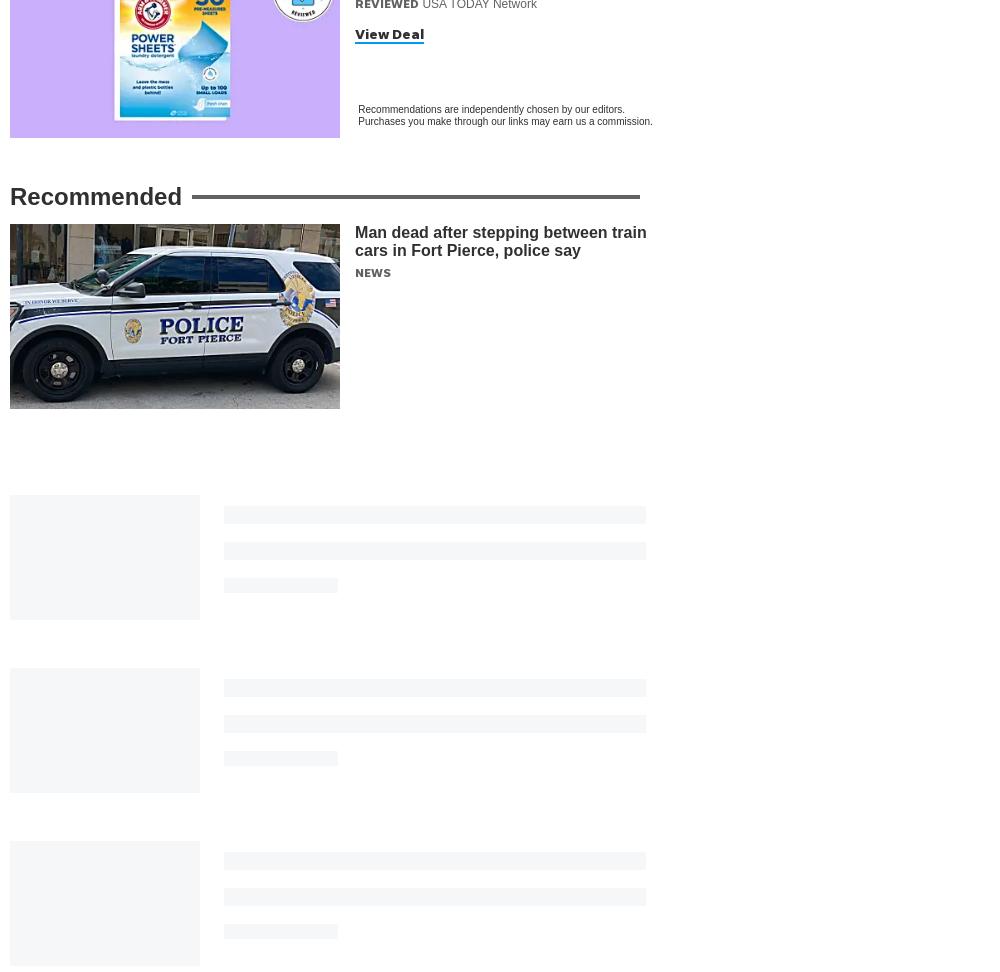 This screenshot has height=972, width=1000. Describe the element at coordinates (502, 855) in the screenshot. I see `'Mobile Apps'` at that location.